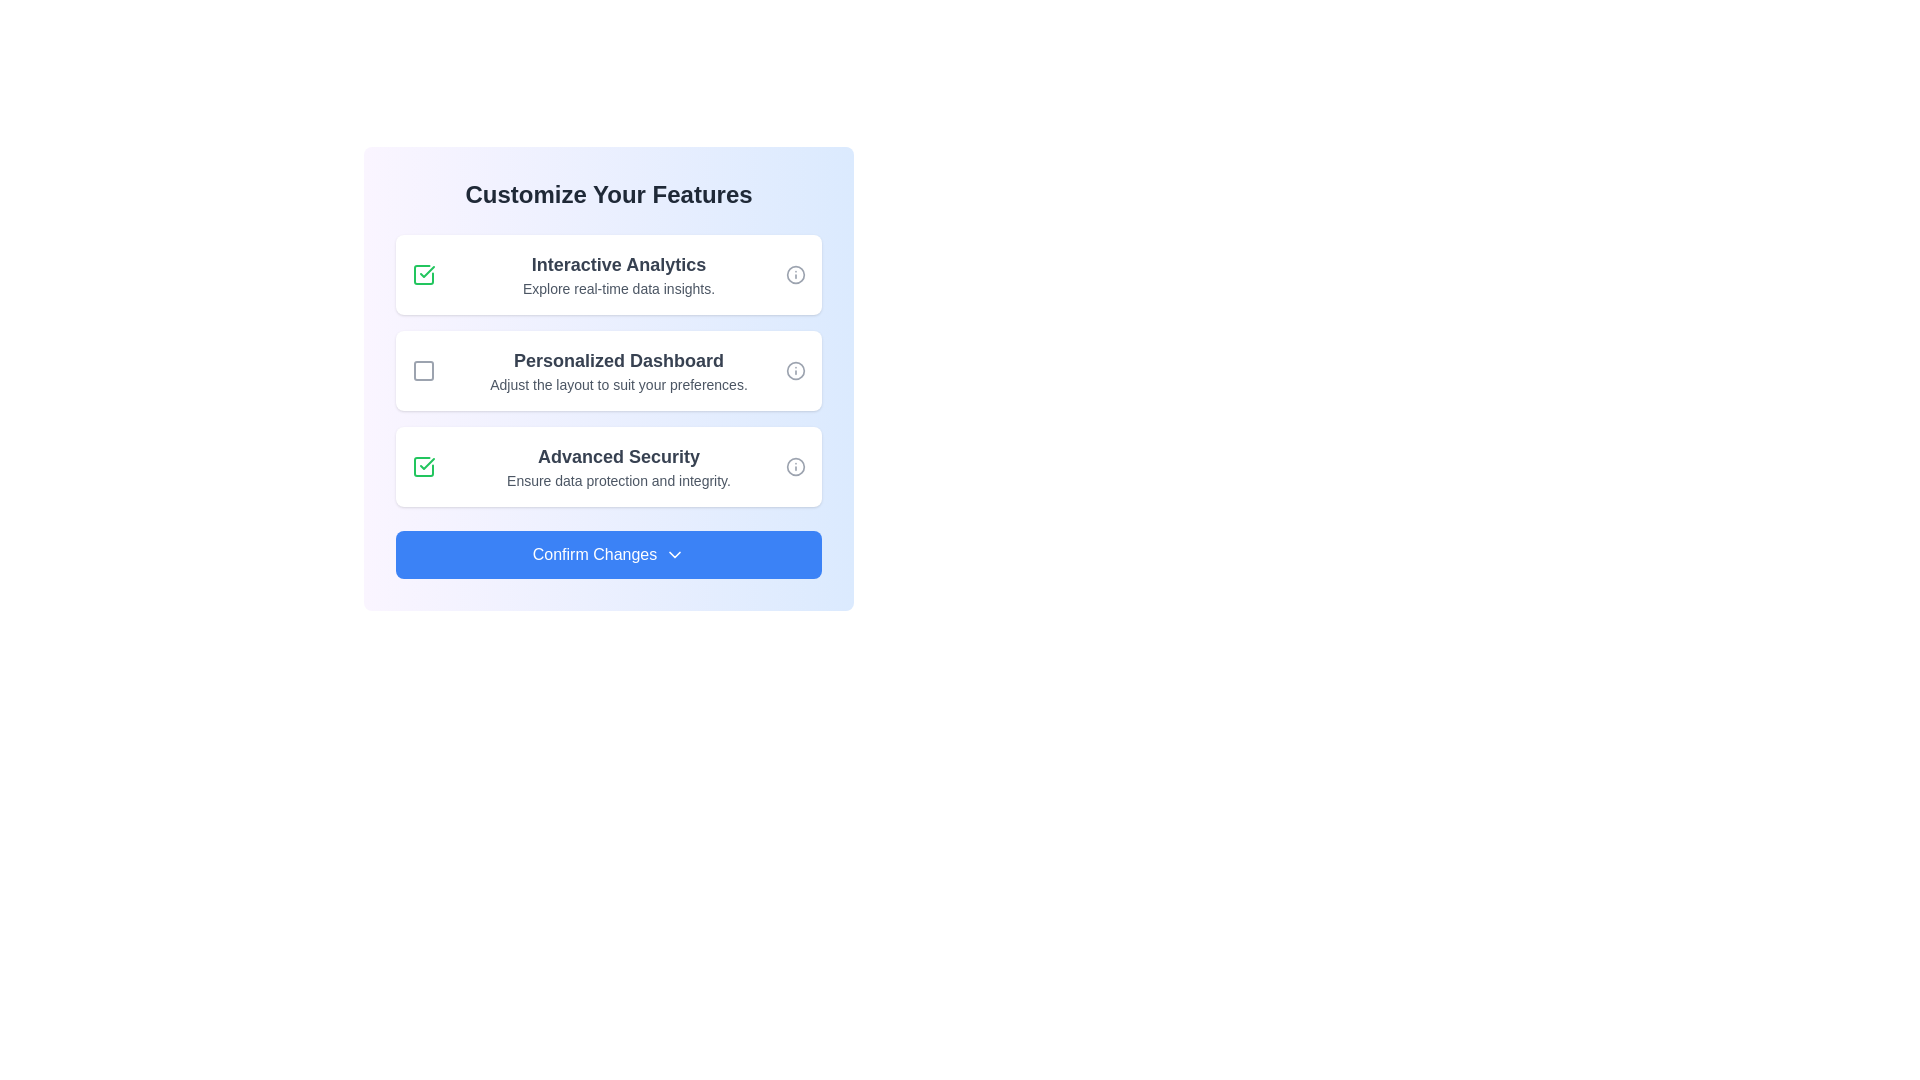 Image resolution: width=1920 pixels, height=1080 pixels. What do you see at coordinates (608, 378) in the screenshot?
I see `the labels within the gradient background card containing checkboxes and a confirmation button` at bounding box center [608, 378].